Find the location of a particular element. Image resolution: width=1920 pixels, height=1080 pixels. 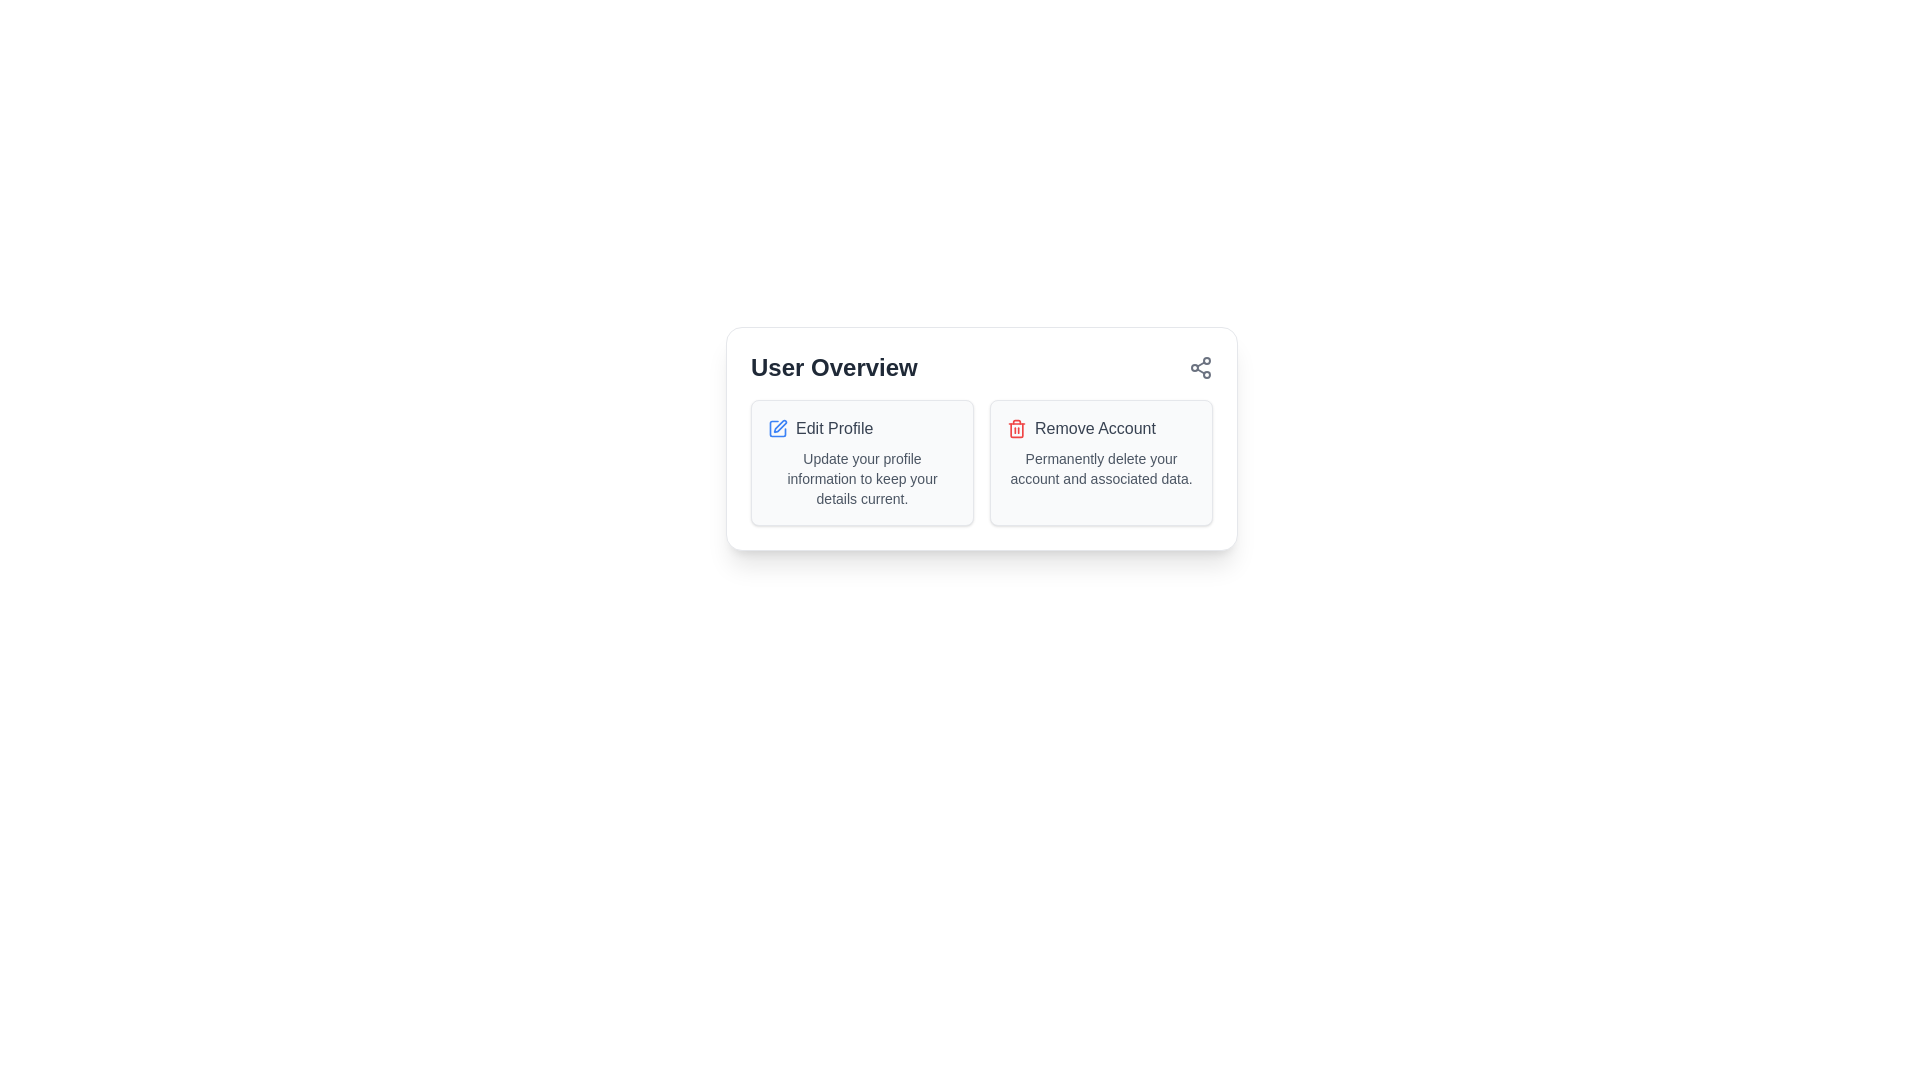

the vibrant blue square-shaped icon resembling a pen, located to the left of the 'Edit Profile' label, to associate it with the 'Edit Profile' action is located at coordinates (776, 427).